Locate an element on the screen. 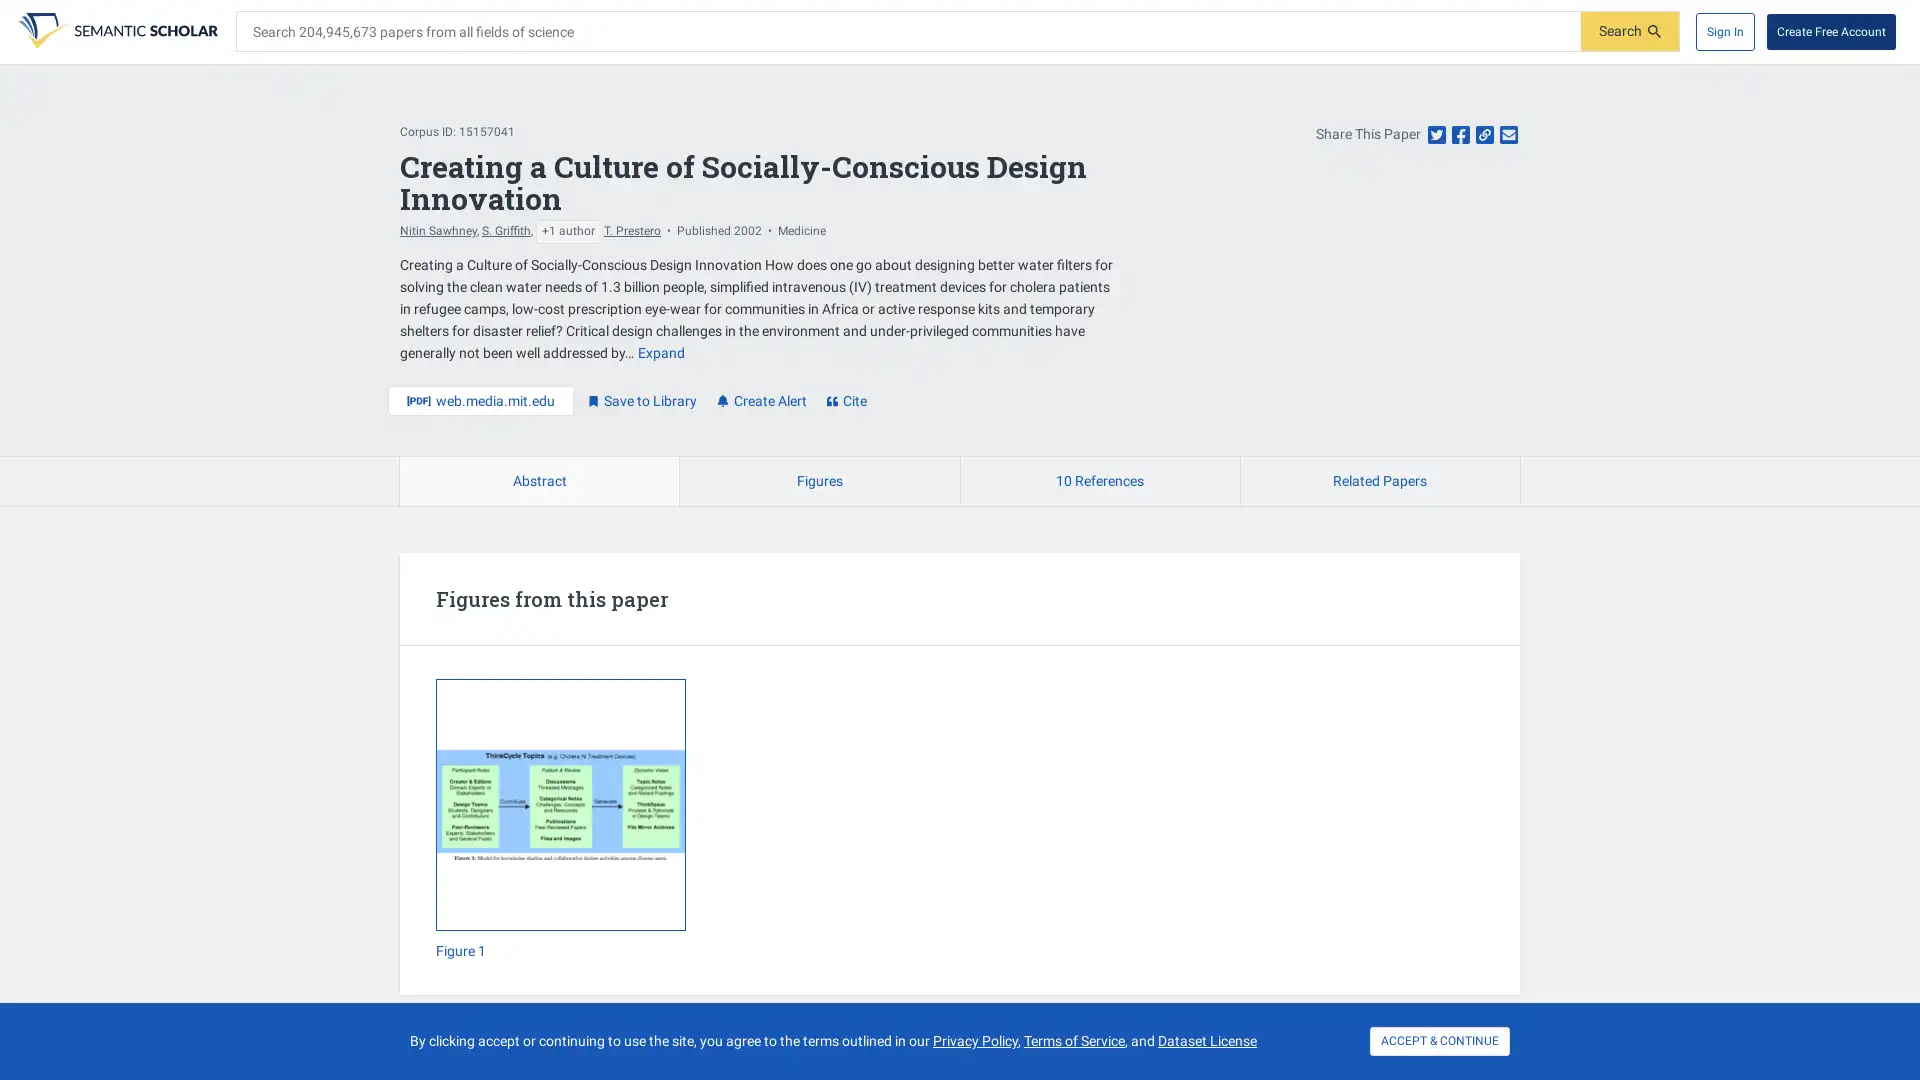  Create Free Account is located at coordinates (1831, 31).